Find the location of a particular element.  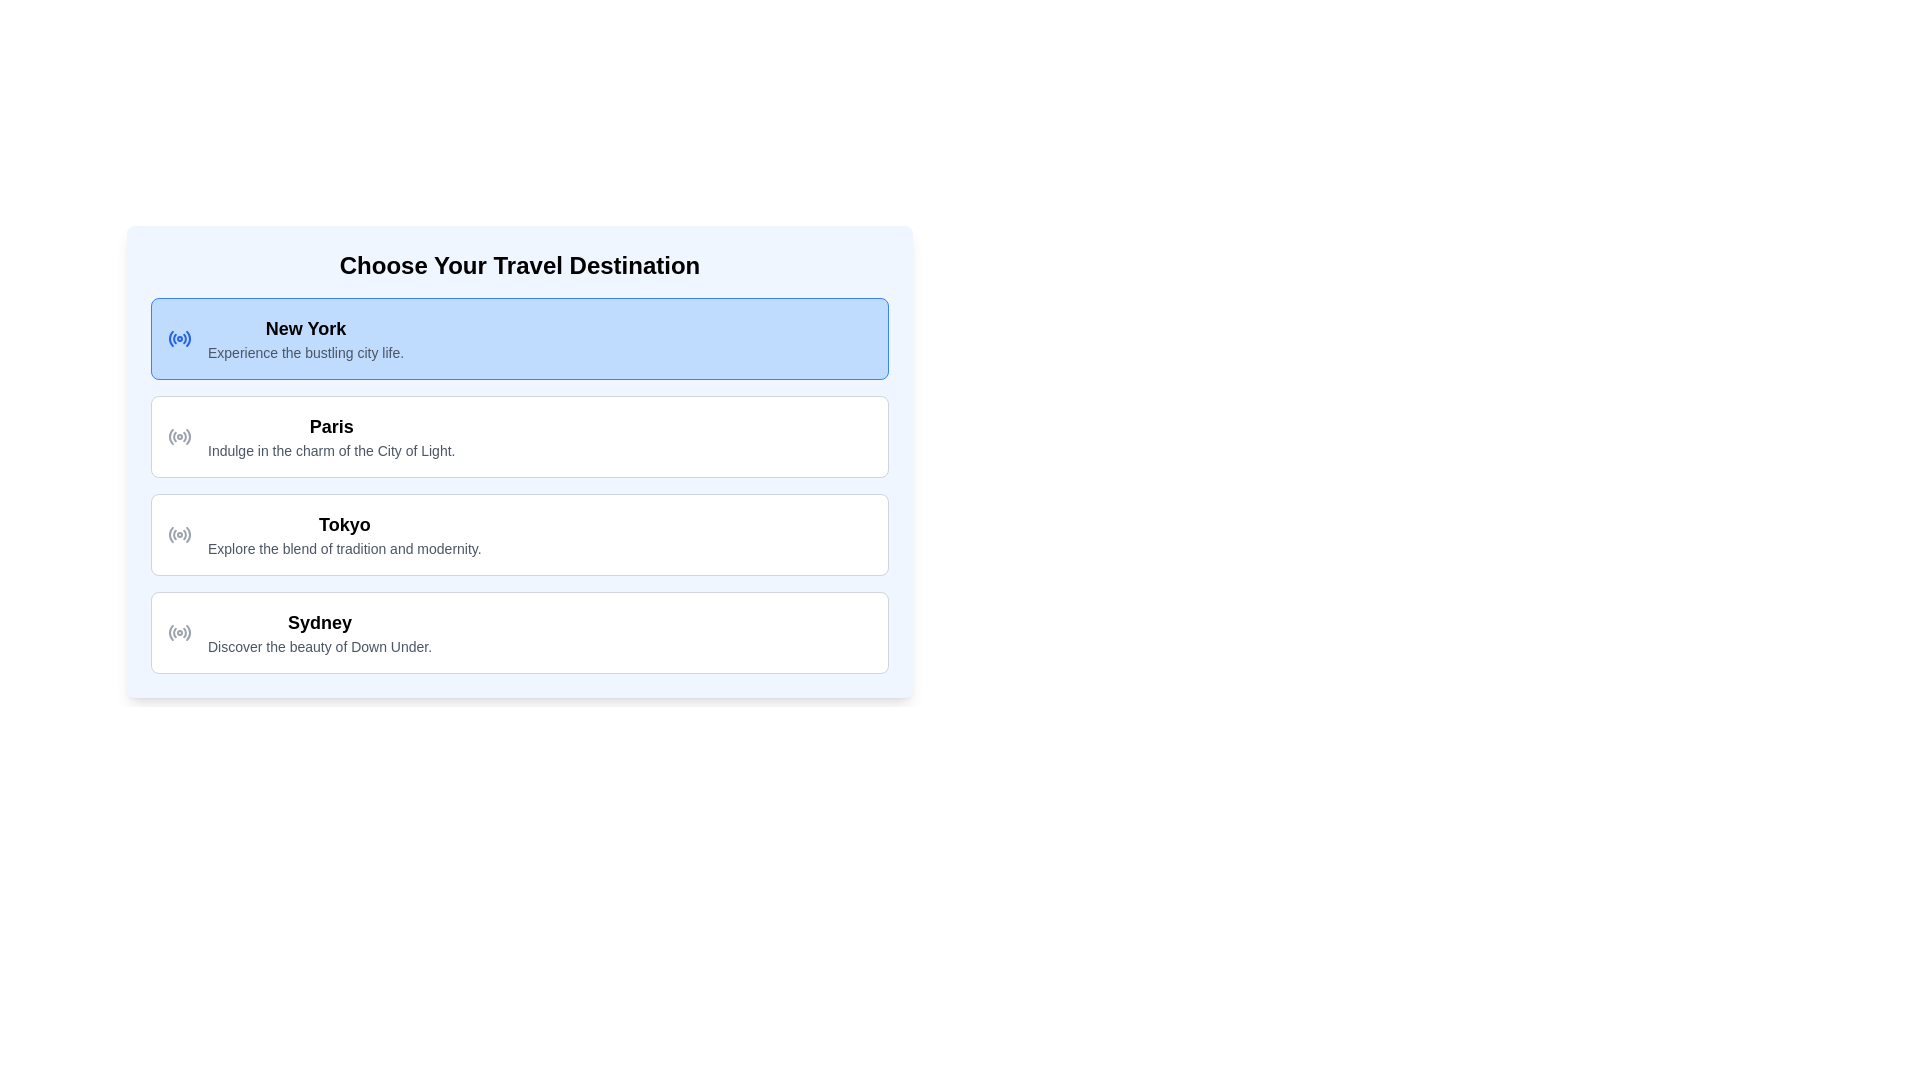

the fifth and outermost arc of the radio button graphic located to the left of the 'Tokyo' text in a list item is located at coordinates (188, 533).